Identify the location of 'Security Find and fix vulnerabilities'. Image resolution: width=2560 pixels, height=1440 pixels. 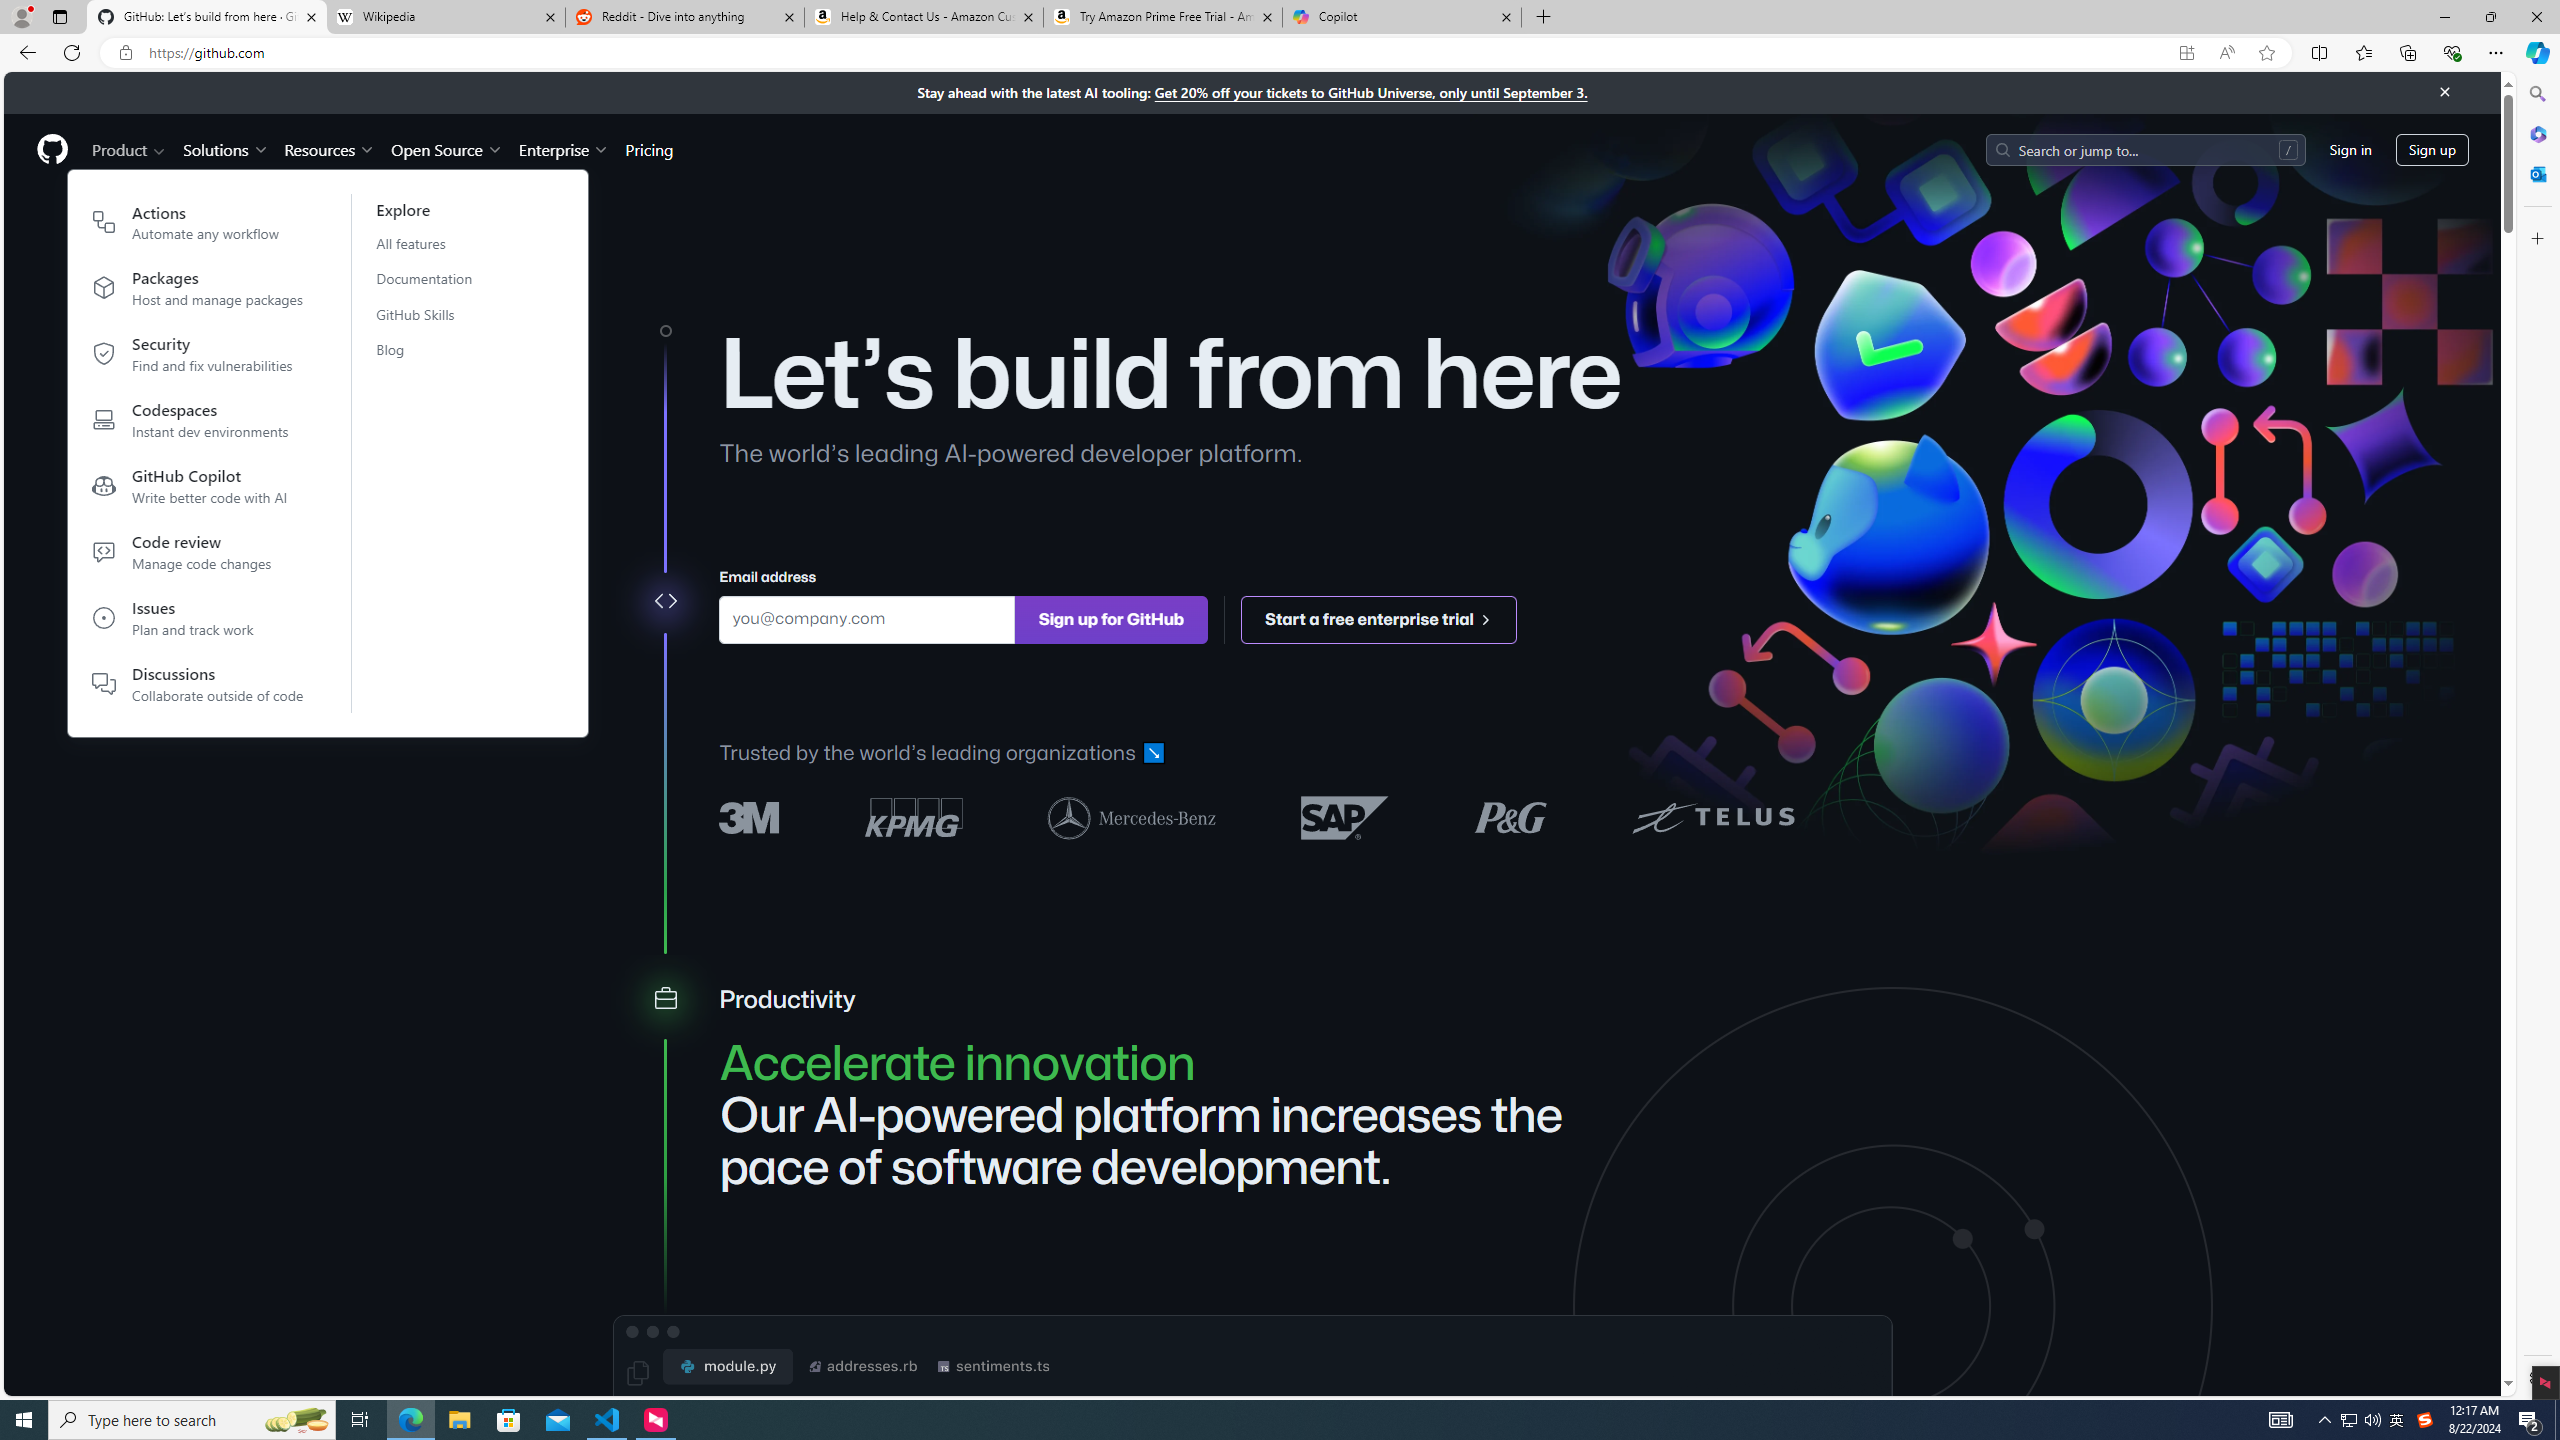
(197, 357).